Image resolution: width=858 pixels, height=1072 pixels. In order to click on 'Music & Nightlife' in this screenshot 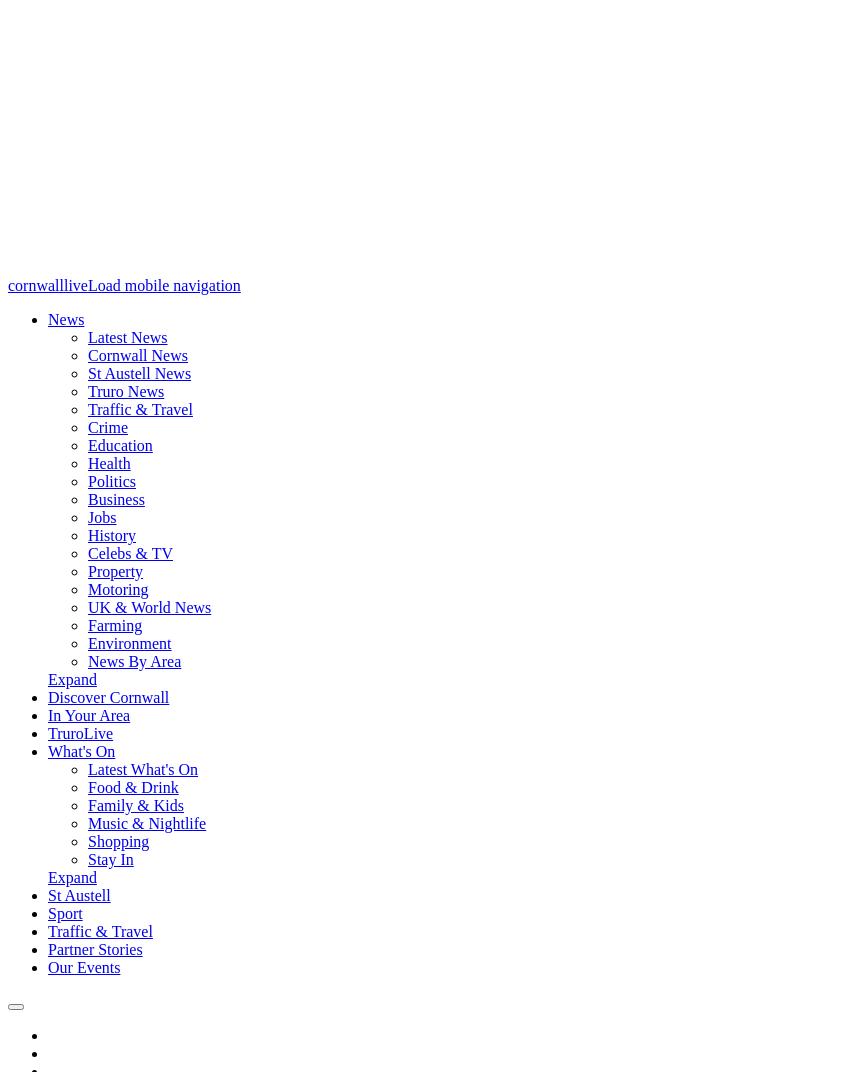, I will do `click(145, 822)`.